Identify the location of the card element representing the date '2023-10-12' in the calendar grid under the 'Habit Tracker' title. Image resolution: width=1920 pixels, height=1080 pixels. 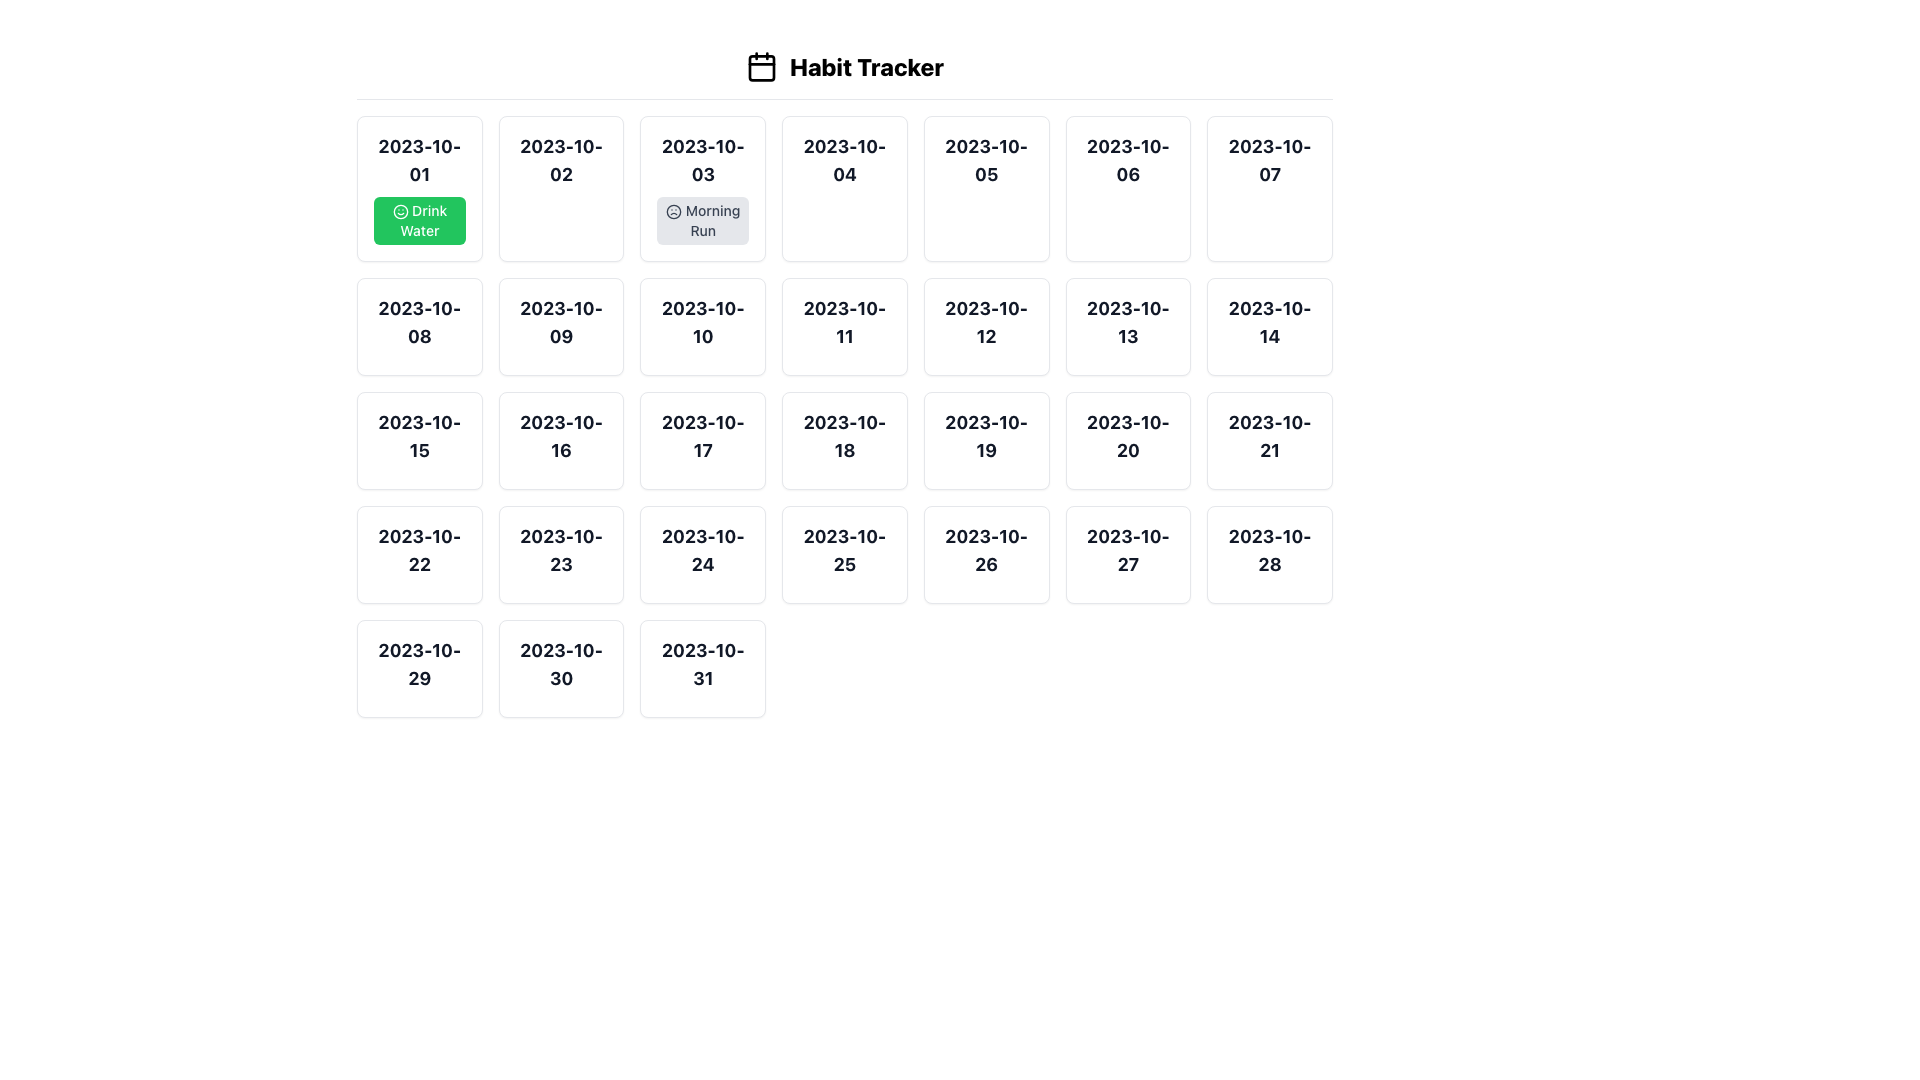
(986, 326).